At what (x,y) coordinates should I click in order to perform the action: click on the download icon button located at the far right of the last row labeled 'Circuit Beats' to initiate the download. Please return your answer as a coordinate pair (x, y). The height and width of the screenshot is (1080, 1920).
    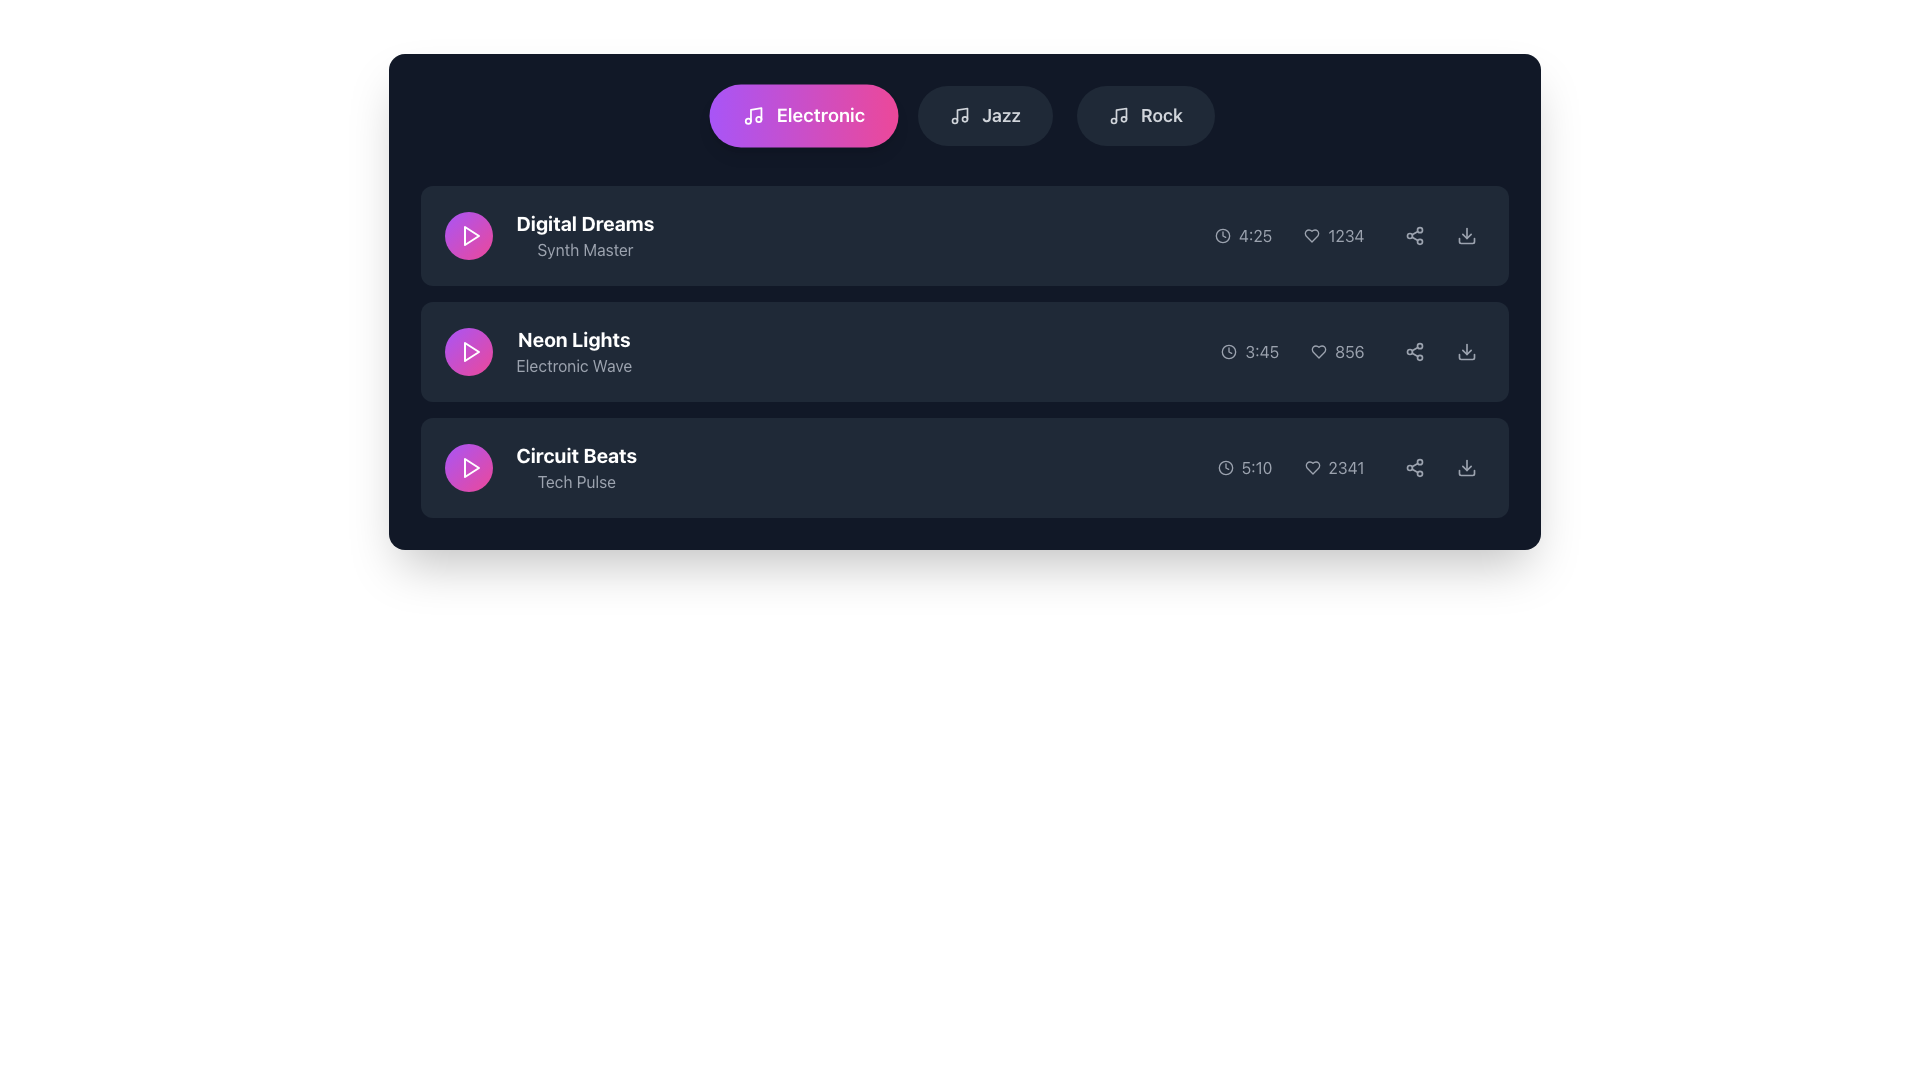
    Looking at the image, I should click on (1466, 467).